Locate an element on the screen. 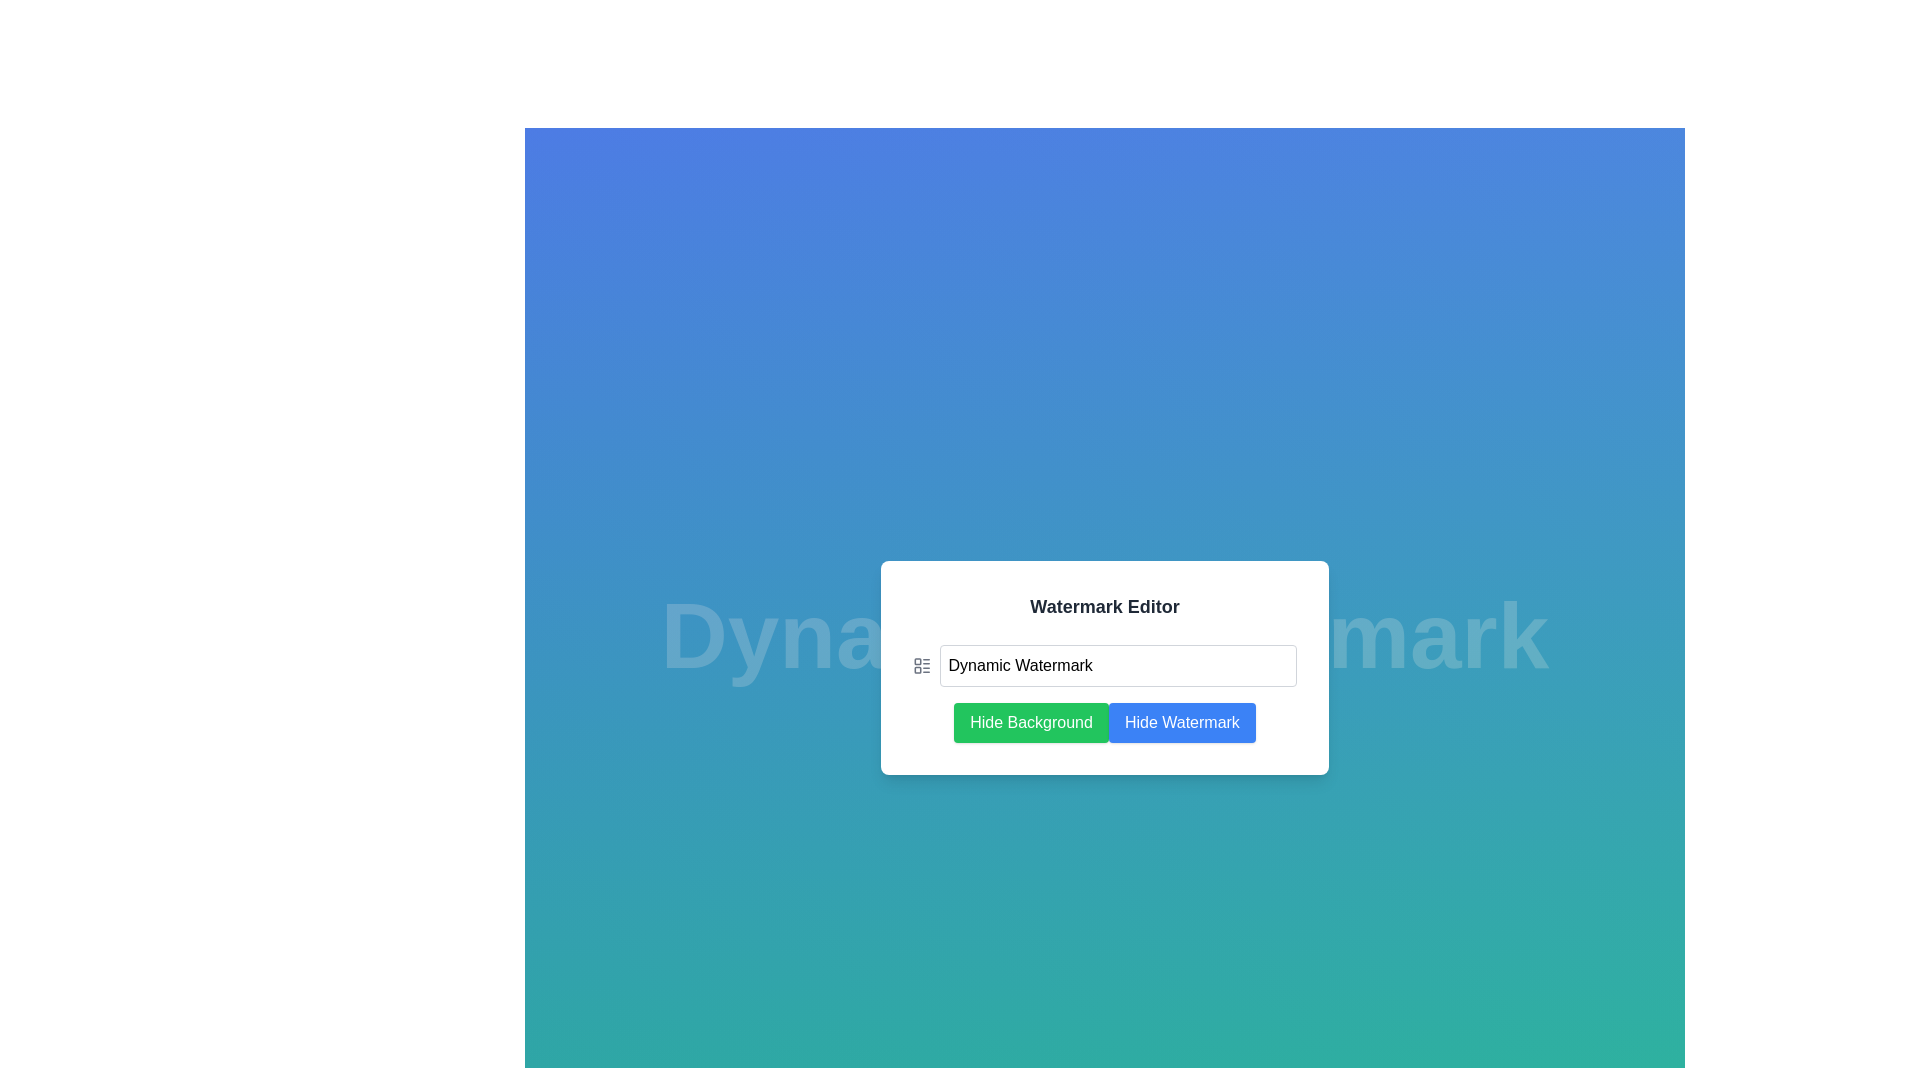 The image size is (1920, 1080). the green 'Hide Background' button located in the 'Watermark Editor' interface is located at coordinates (1031, 722).